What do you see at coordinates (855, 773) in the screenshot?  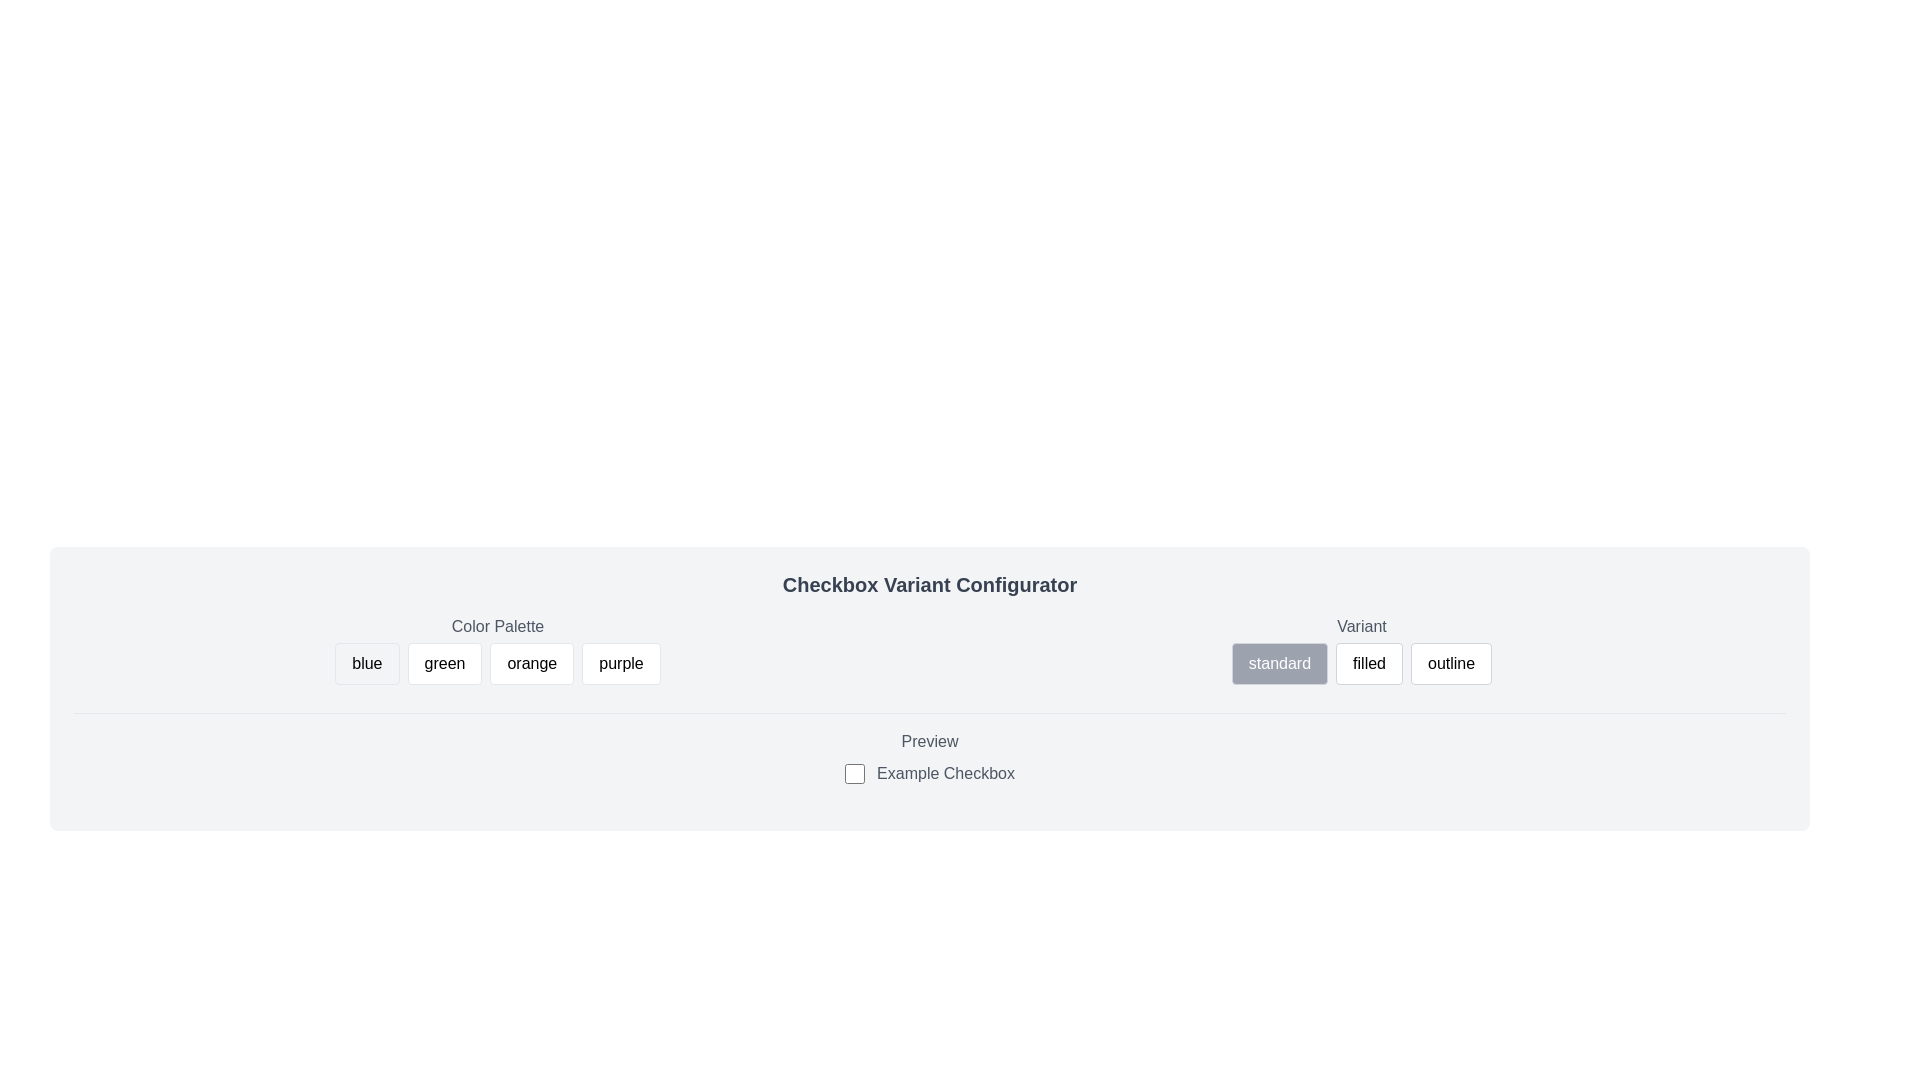 I see `the checkbox located in the 'Preview' section near the center-bottom of the interface to check or uncheck it` at bounding box center [855, 773].